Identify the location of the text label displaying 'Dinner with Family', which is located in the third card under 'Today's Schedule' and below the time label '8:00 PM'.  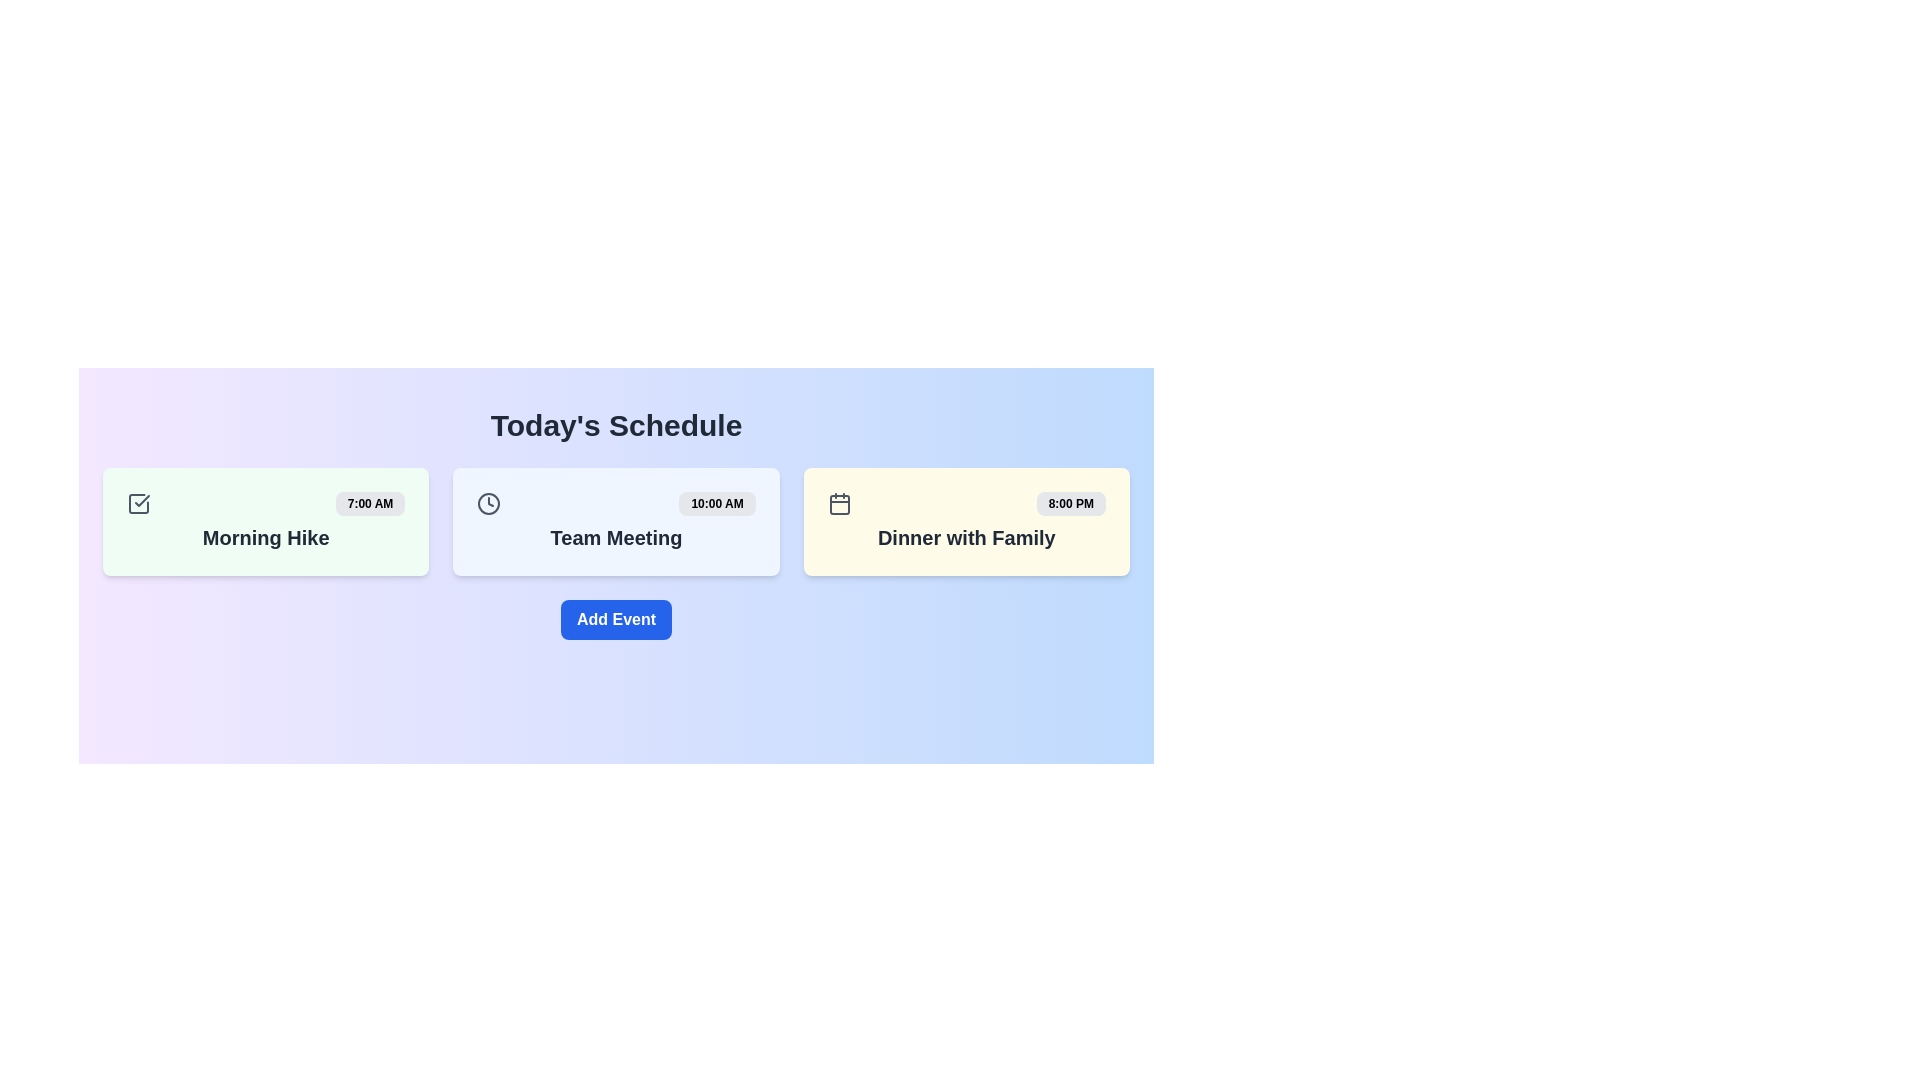
(966, 536).